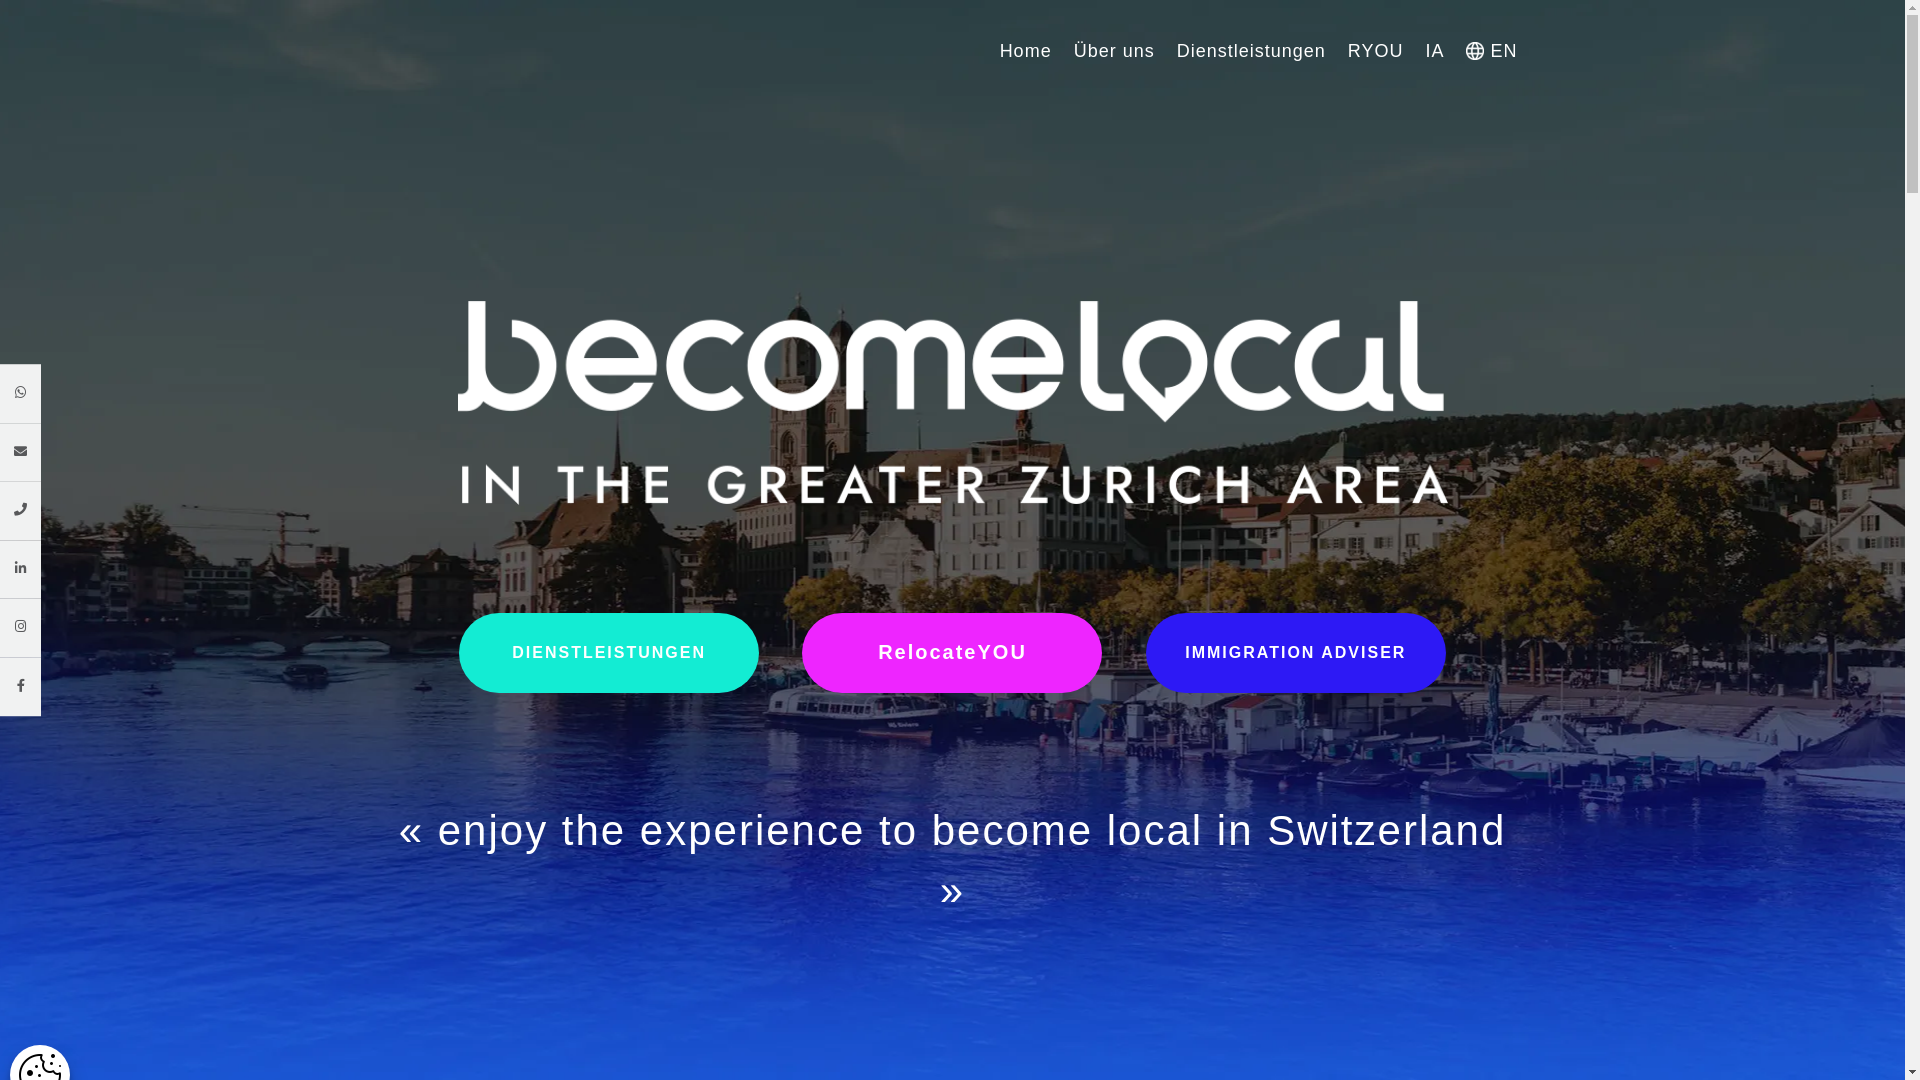 The height and width of the screenshot is (1080, 1920). I want to click on 'RelocateYOU', so click(801, 652).